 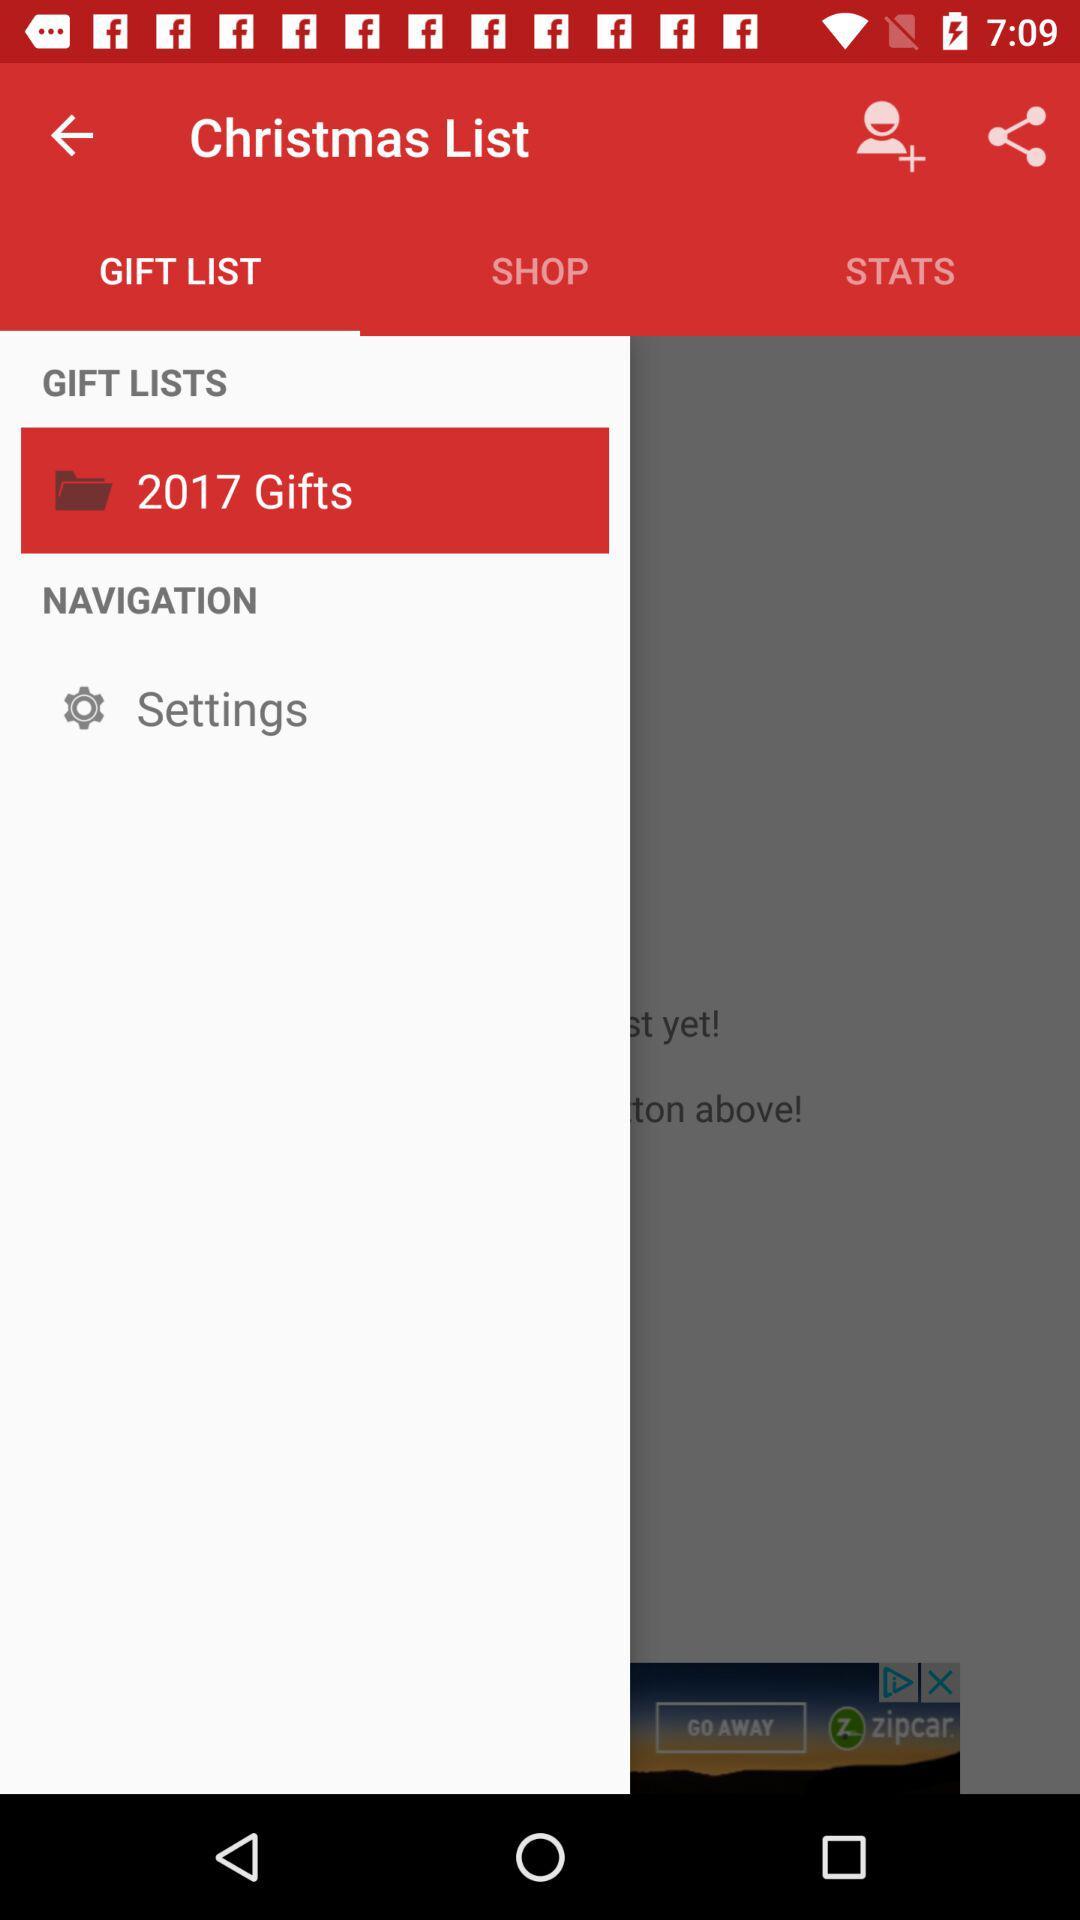 I want to click on the item next to christmas list icon, so click(x=72, y=135).